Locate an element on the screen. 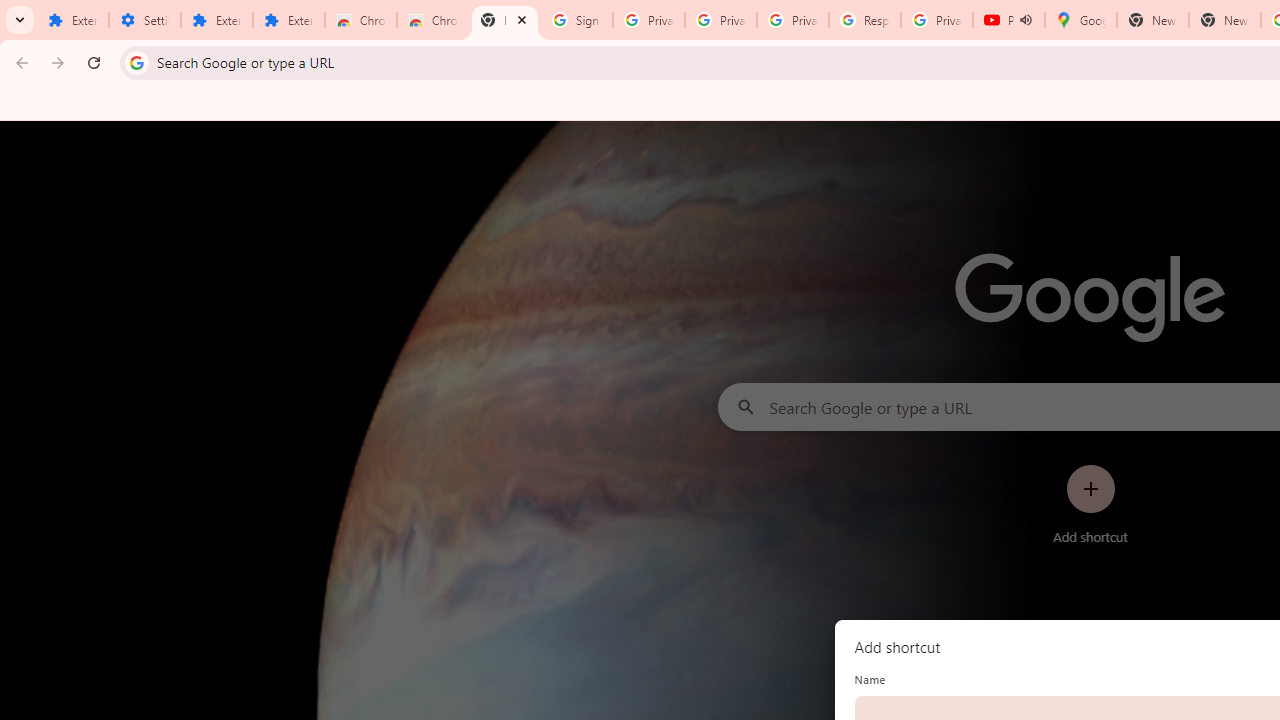 Image resolution: width=1280 pixels, height=720 pixels. 'Chrome Web Store - Themes' is located at coordinates (431, 20).